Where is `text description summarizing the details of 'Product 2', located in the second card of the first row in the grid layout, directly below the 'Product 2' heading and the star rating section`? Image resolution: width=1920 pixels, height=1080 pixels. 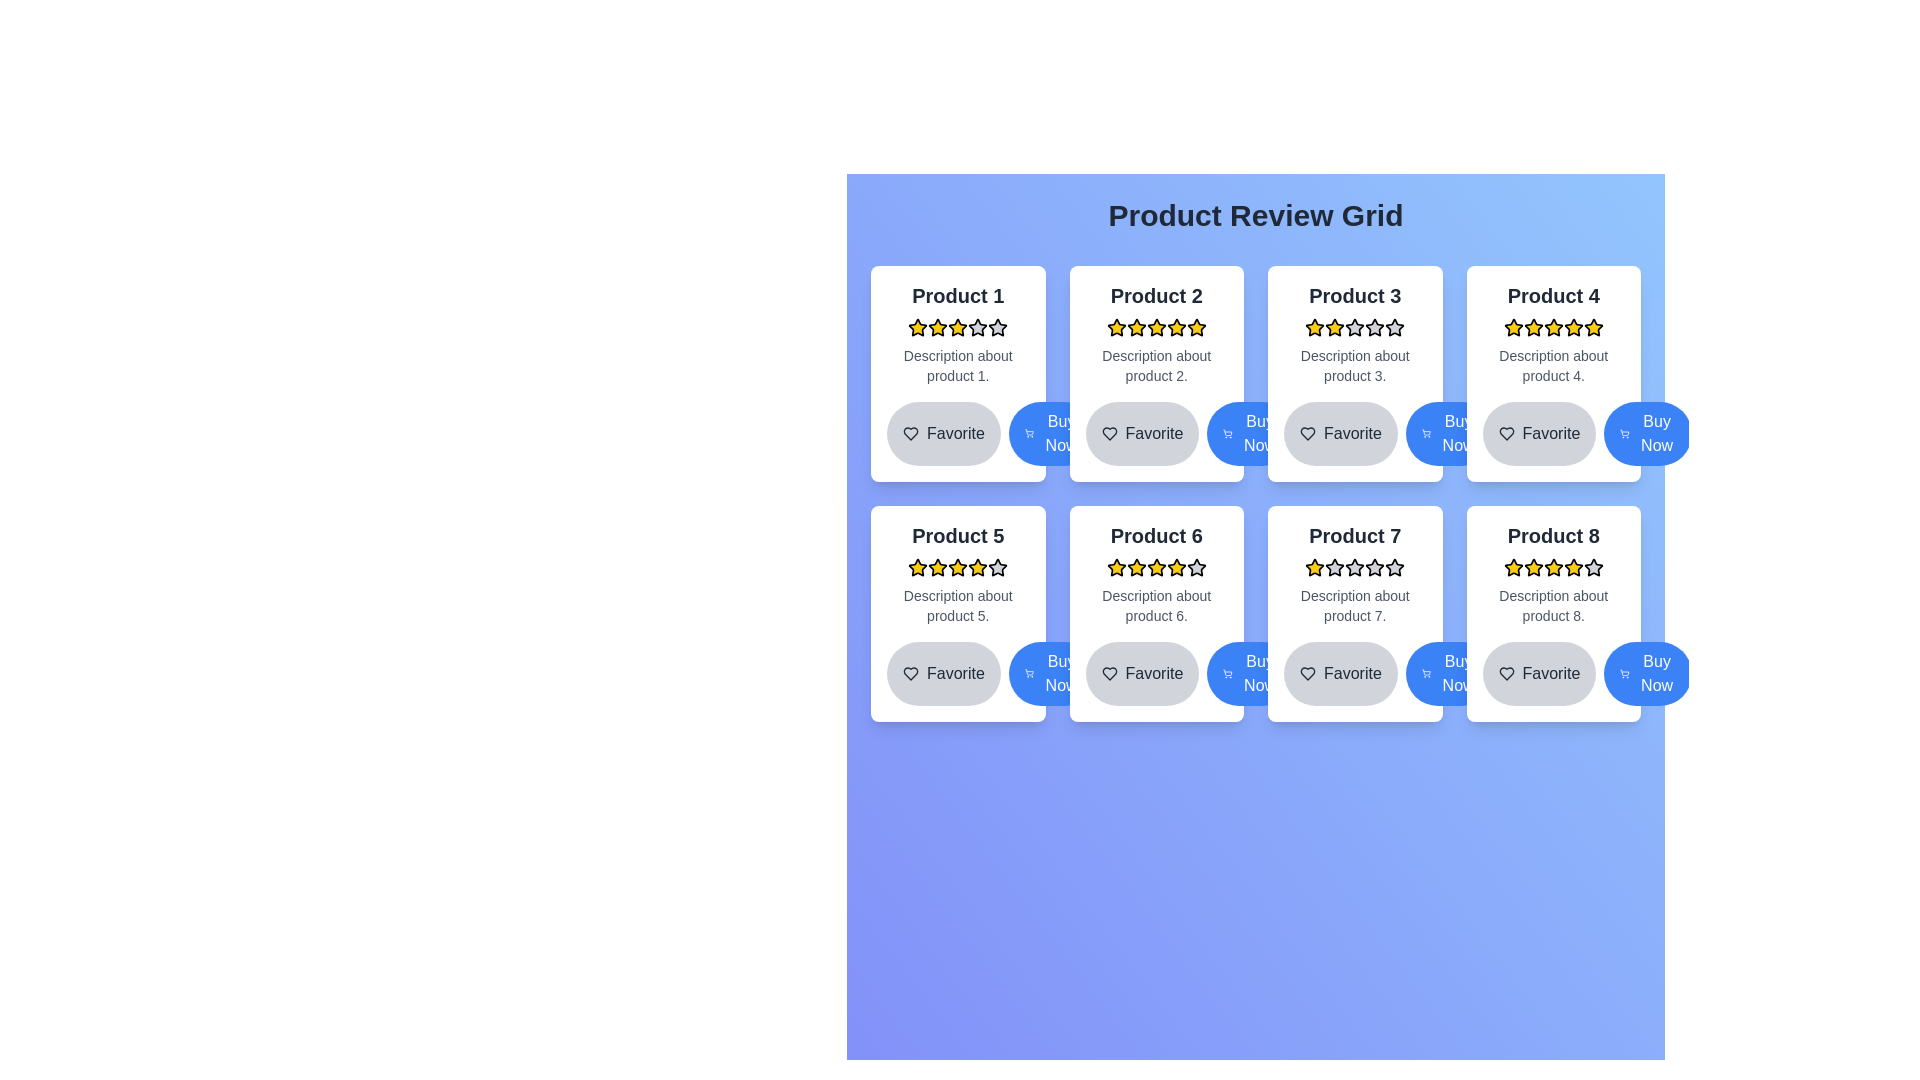 text description summarizing the details of 'Product 2', located in the second card of the first row in the grid layout, directly below the 'Product 2' heading and the star rating section is located at coordinates (1156, 366).